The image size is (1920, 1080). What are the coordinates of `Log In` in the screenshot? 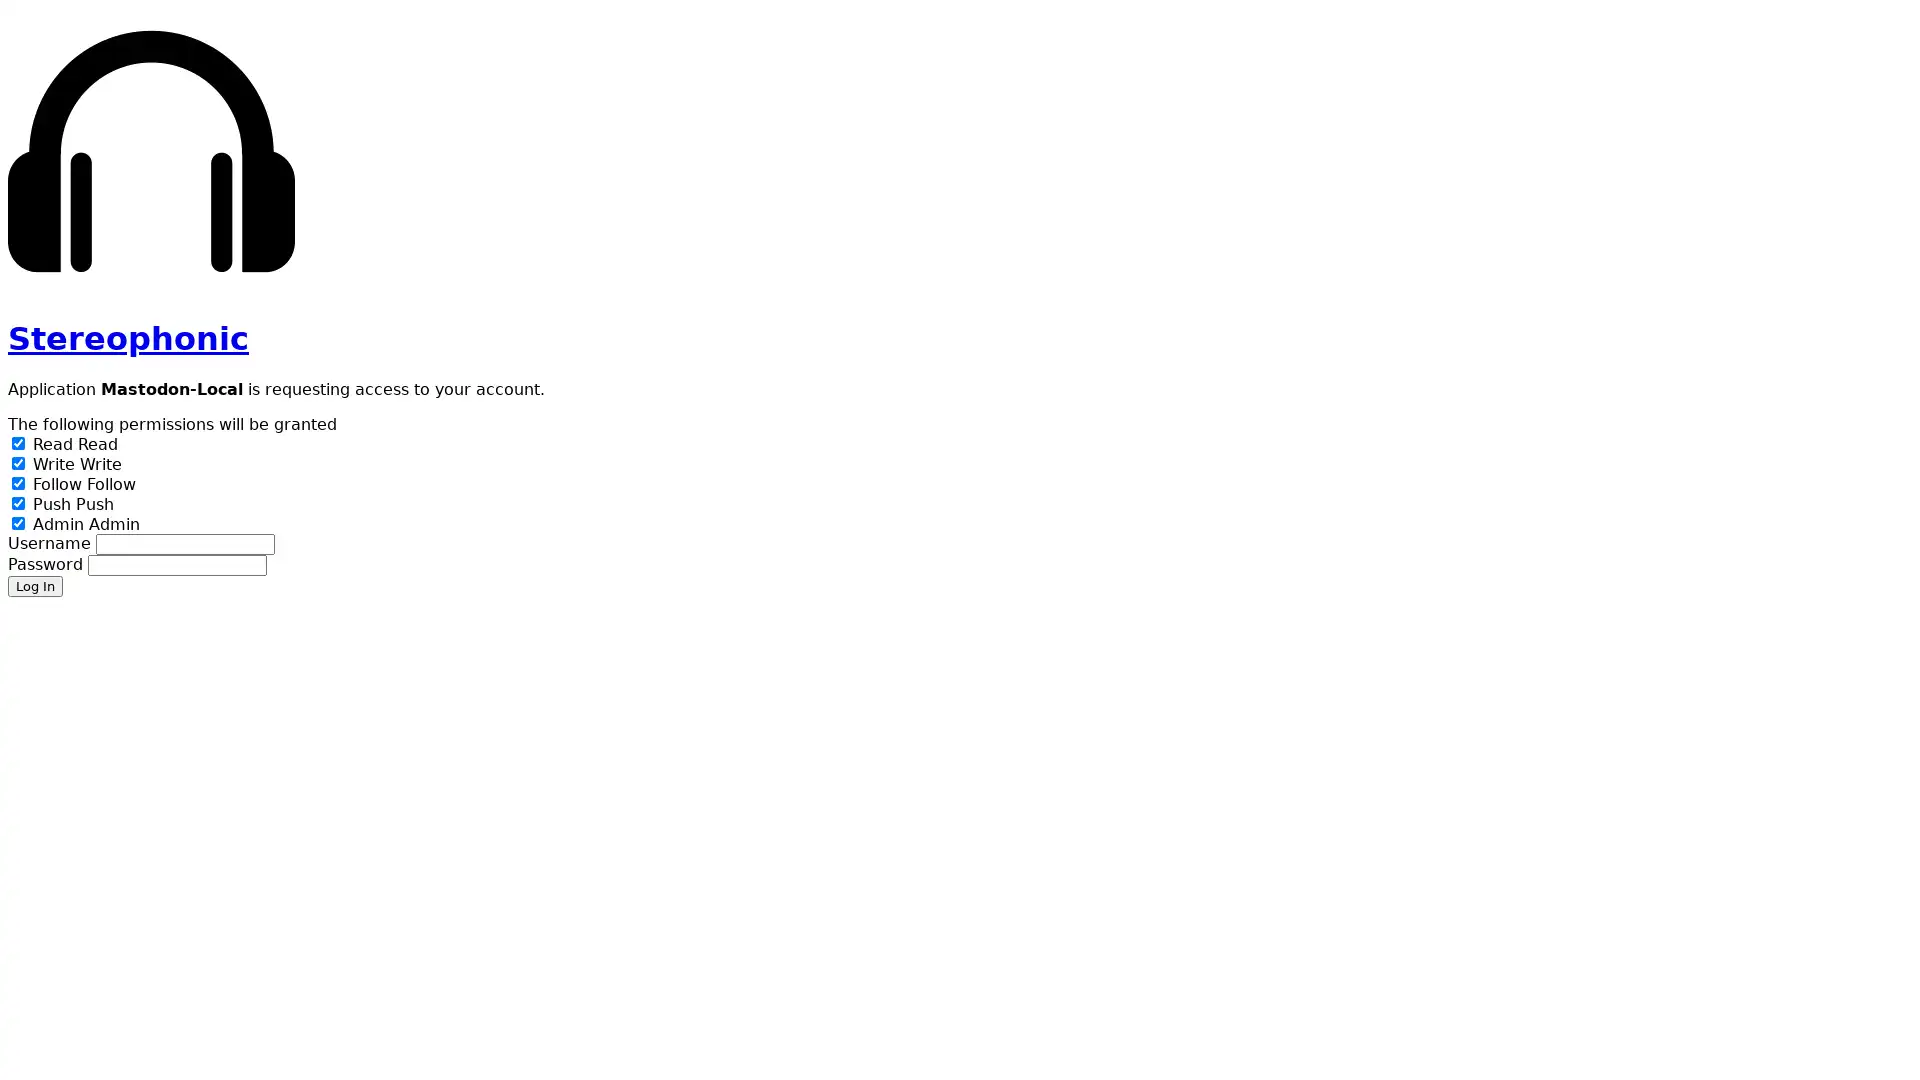 It's located at (35, 585).